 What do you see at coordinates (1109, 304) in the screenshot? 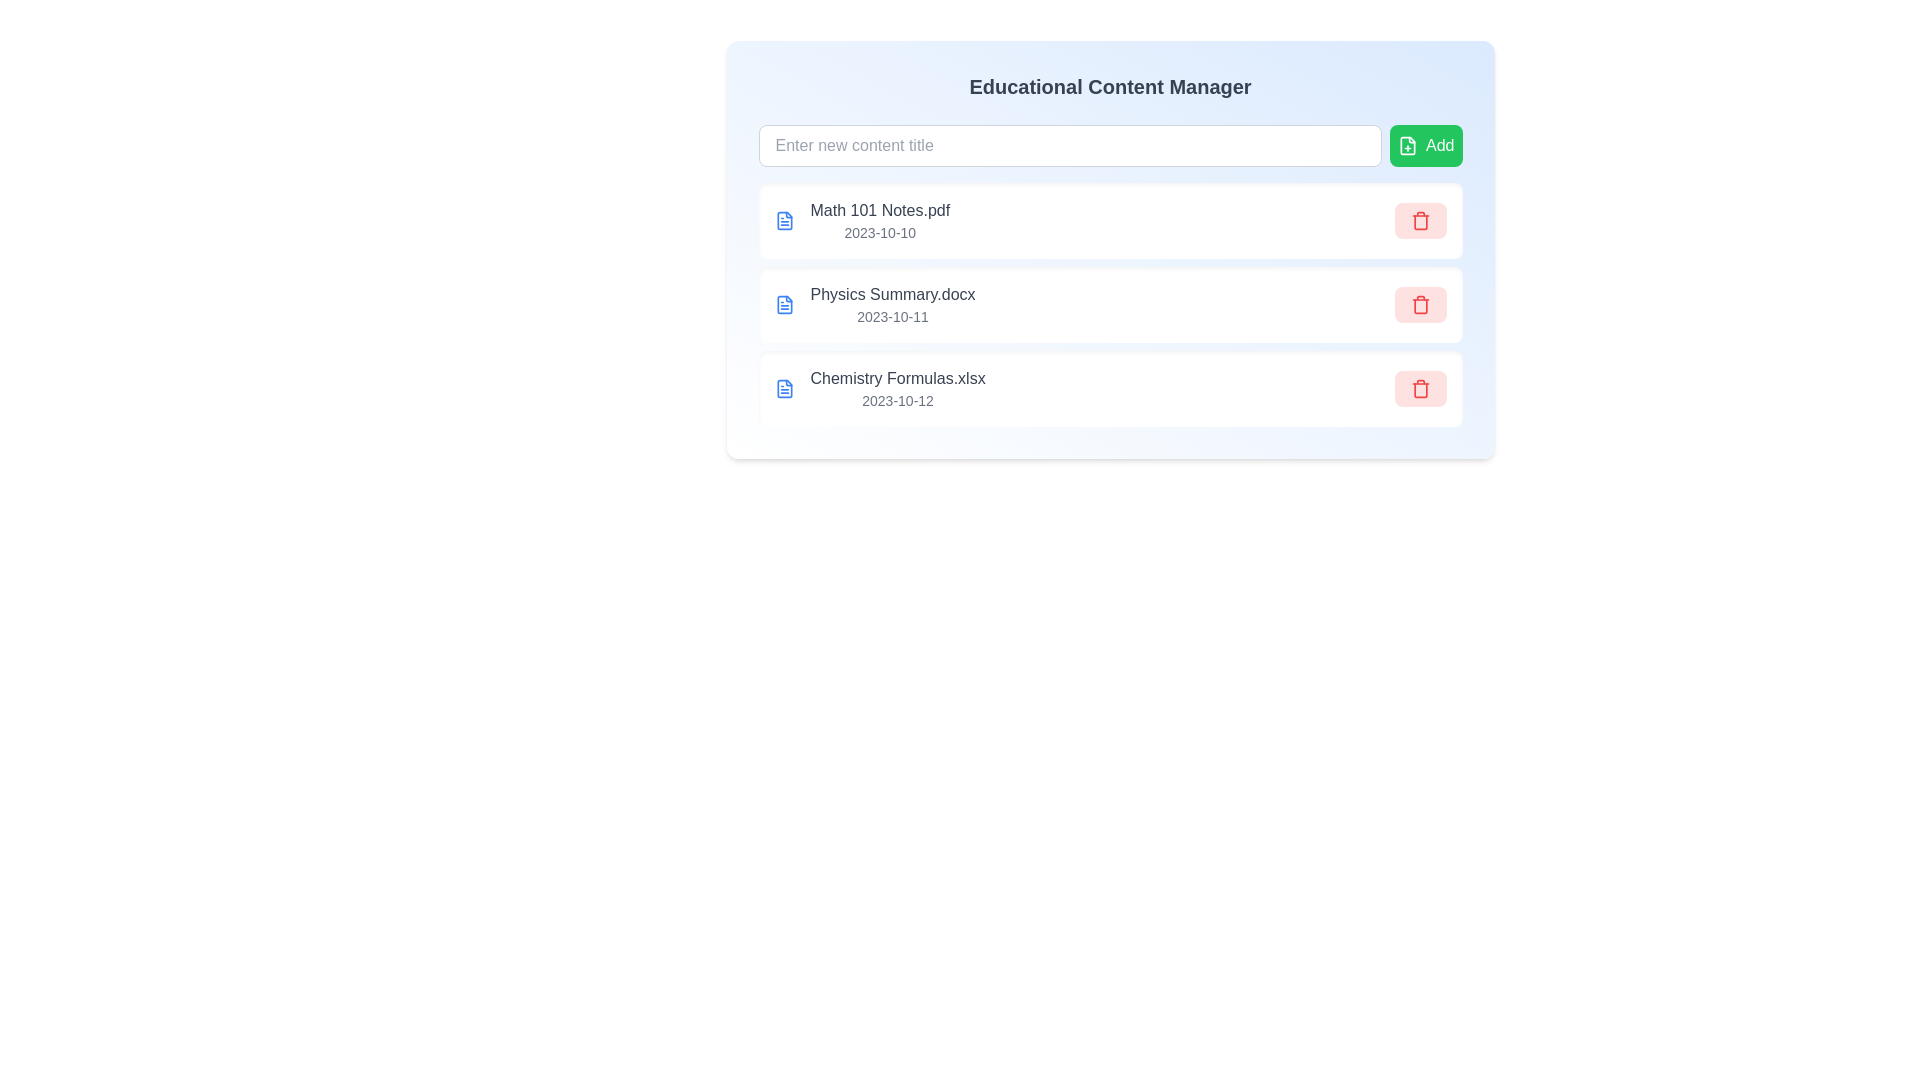
I see `the list item labeled 'Physics Summary.docx' which is the second item in a vertical list, containing the date '2023-10-11'` at bounding box center [1109, 304].